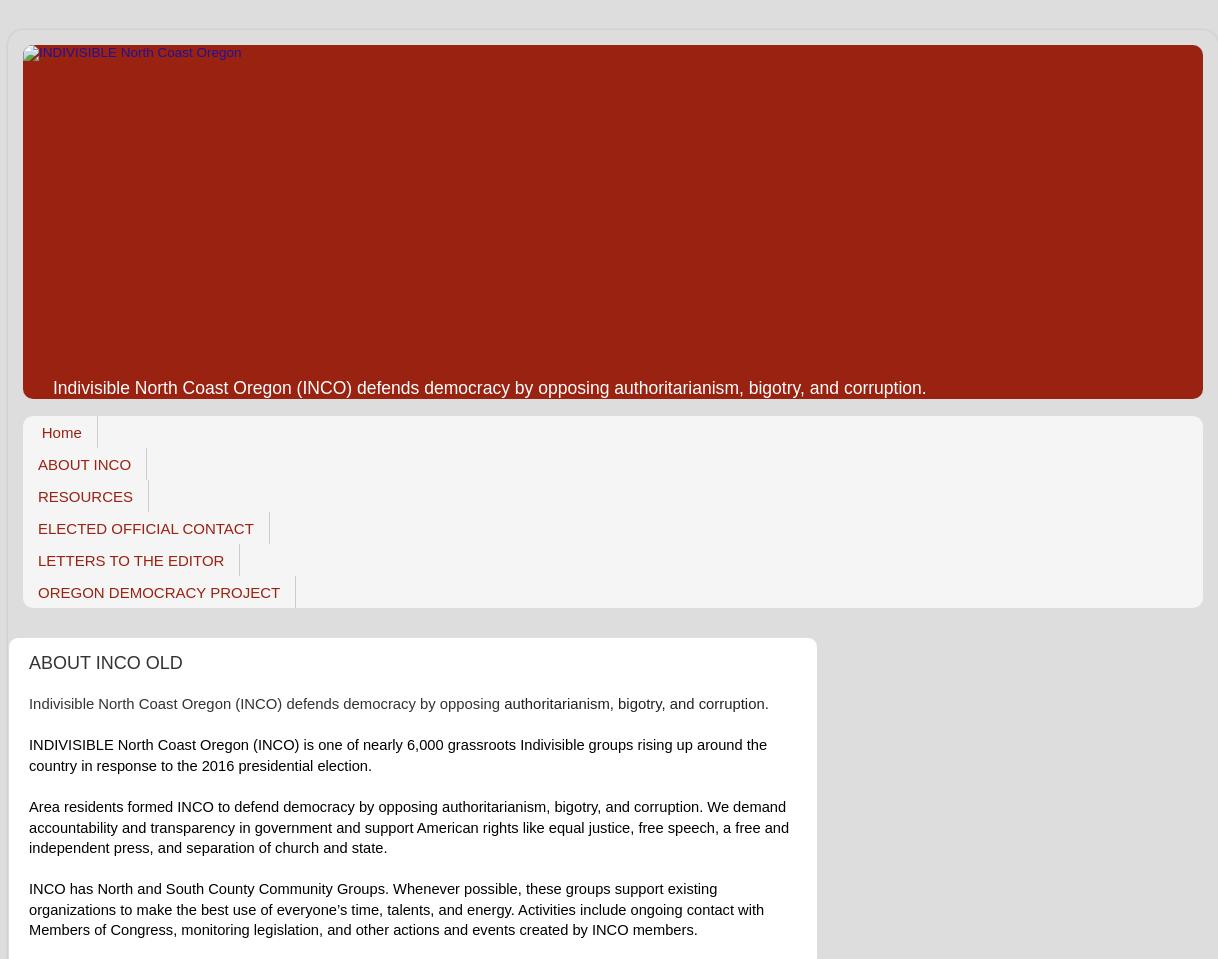  I want to click on 'ABOUT INCO OLD', so click(105, 661).